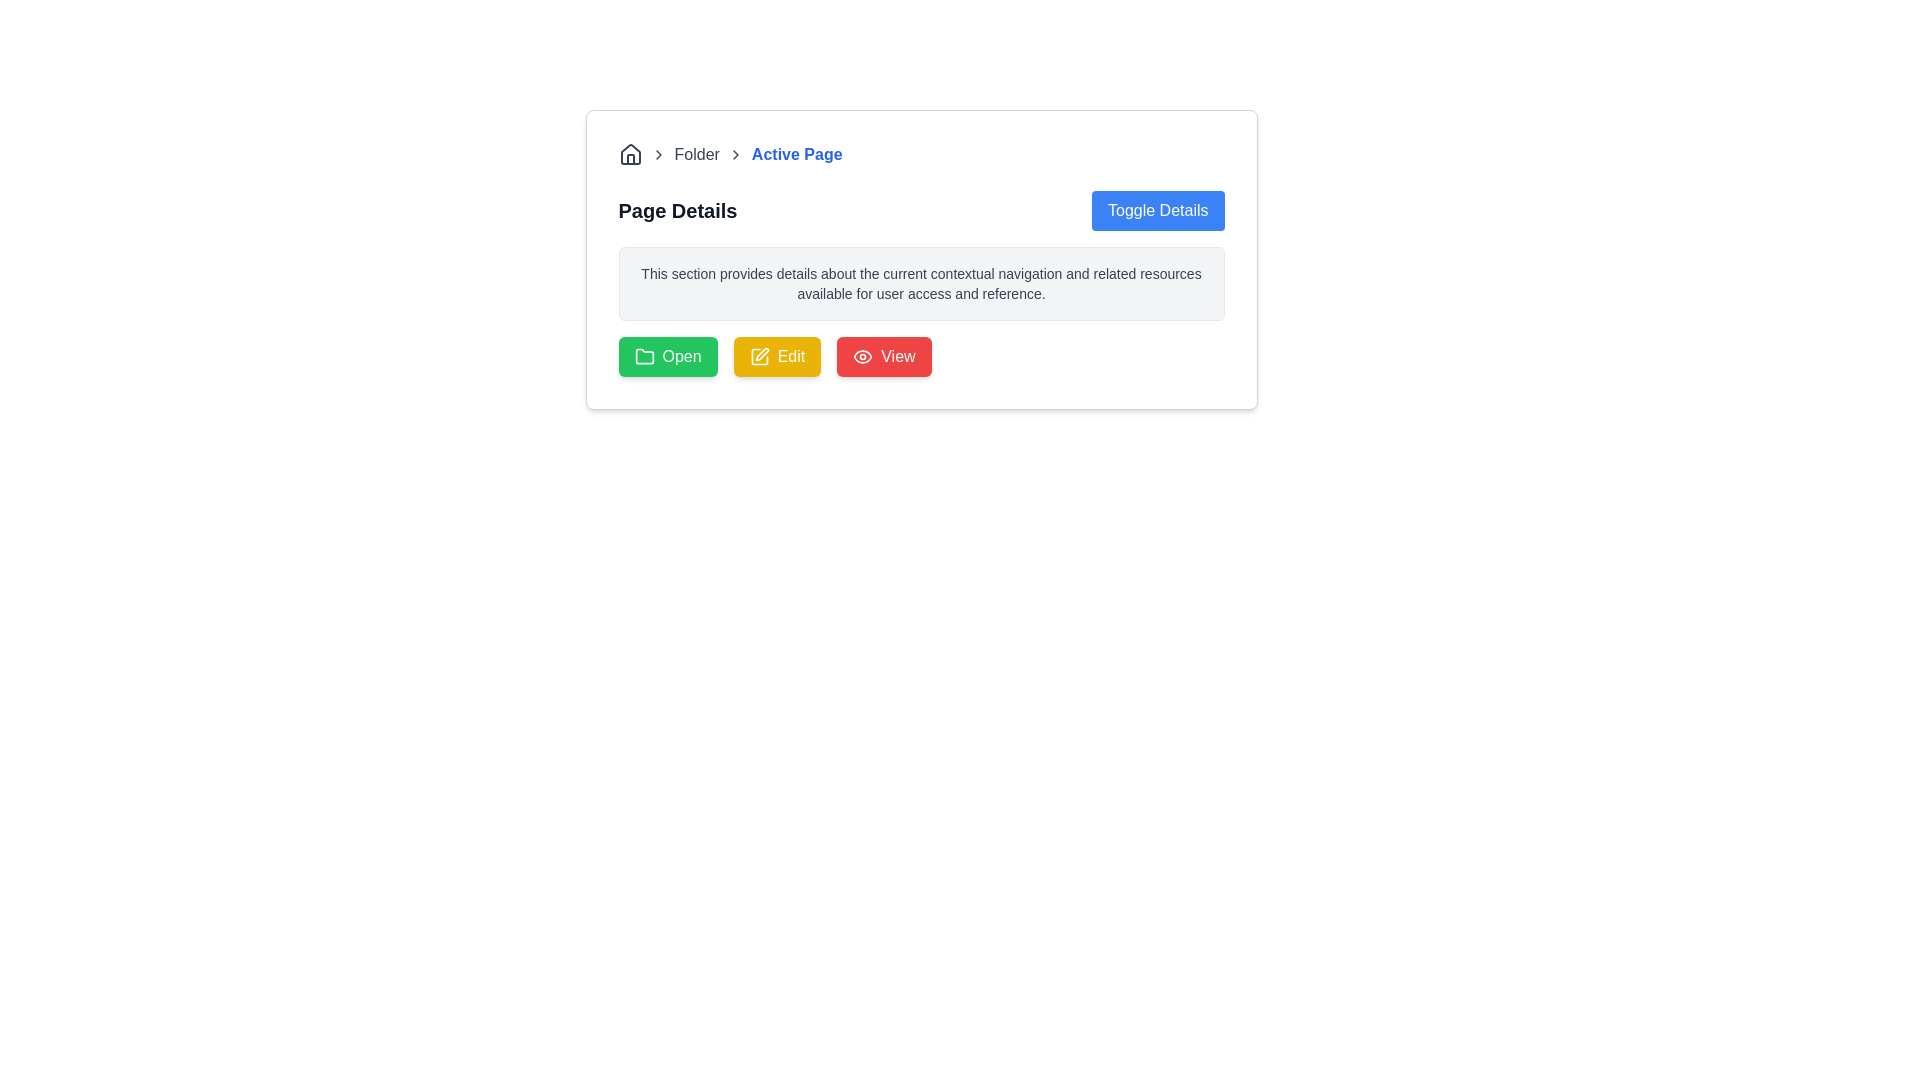  What do you see at coordinates (658, 153) in the screenshot?
I see `the right-facing chevron icon in the breadcrumb navigation component, located between the home icon and the 'Folder' label` at bounding box center [658, 153].